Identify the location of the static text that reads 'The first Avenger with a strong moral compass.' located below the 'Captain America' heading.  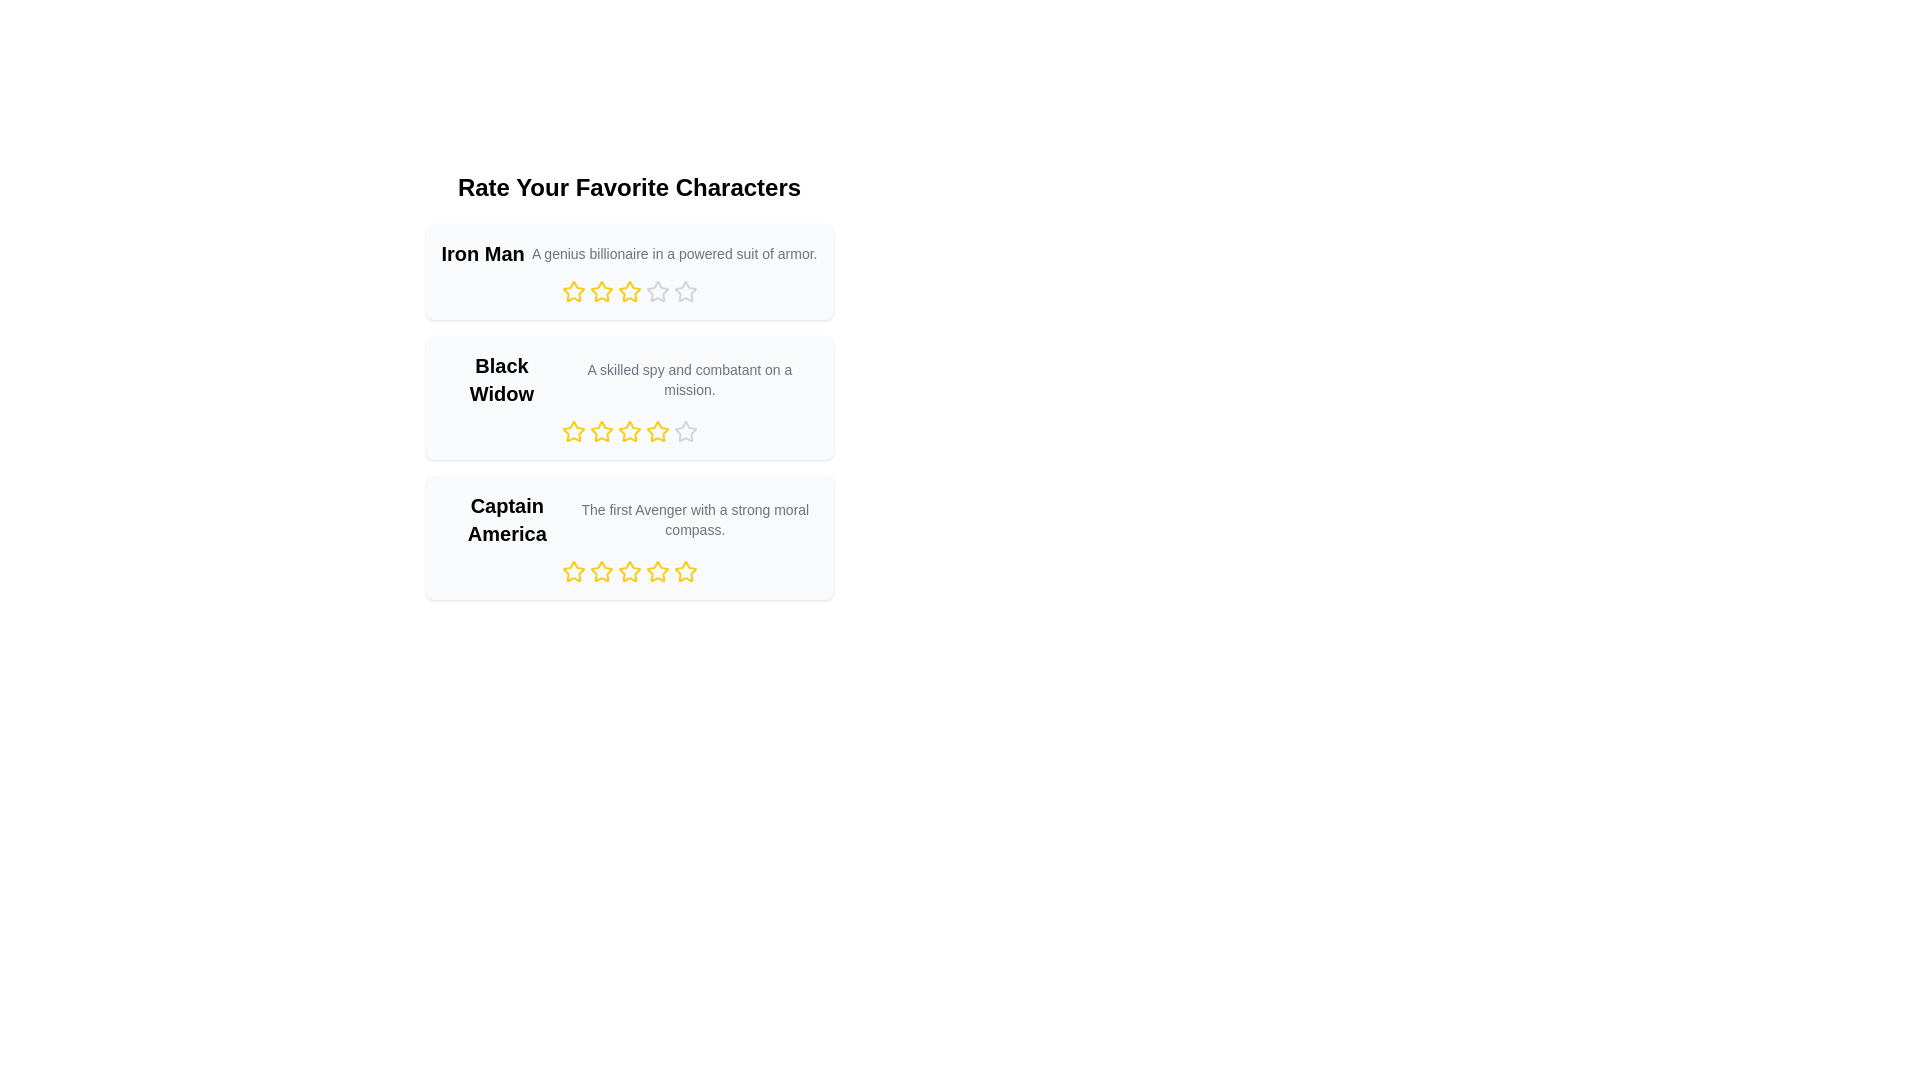
(695, 519).